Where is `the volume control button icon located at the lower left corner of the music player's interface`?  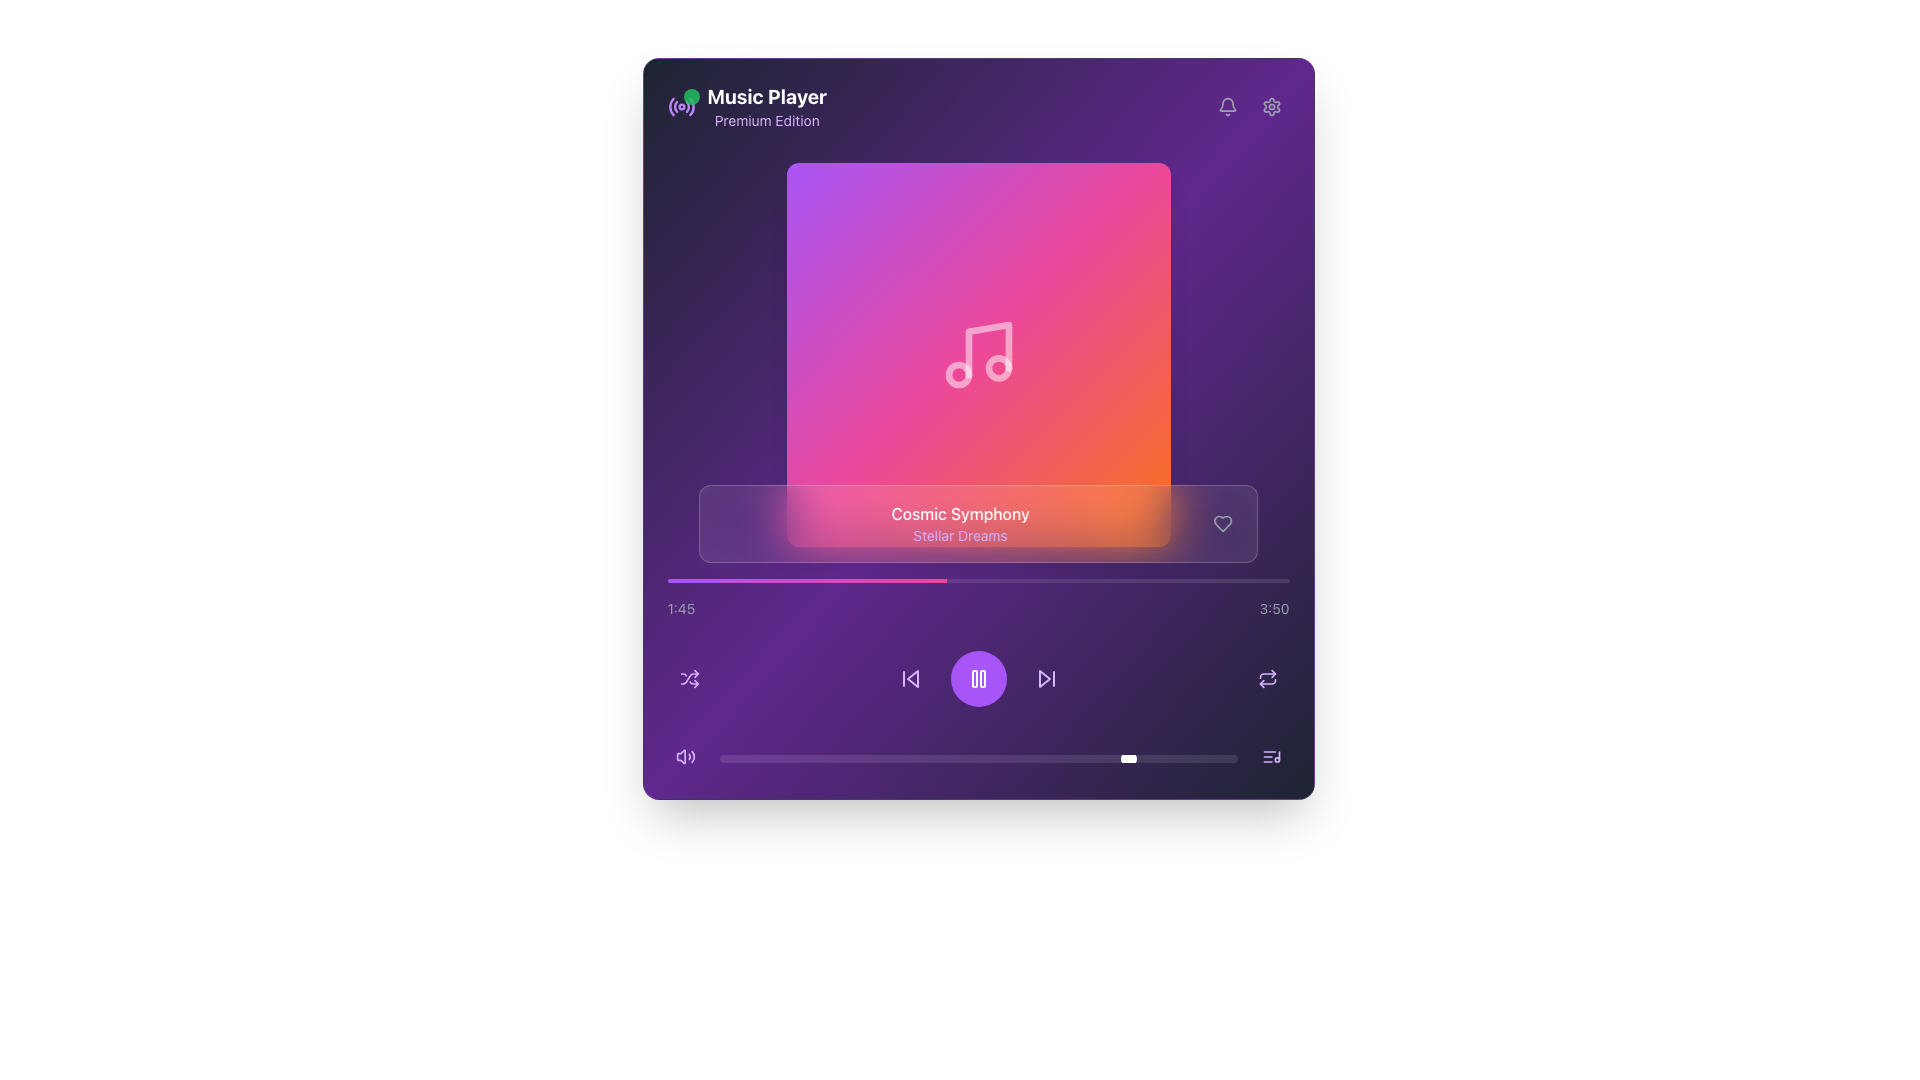 the volume control button icon located at the lower left corner of the music player's interface is located at coordinates (685, 756).